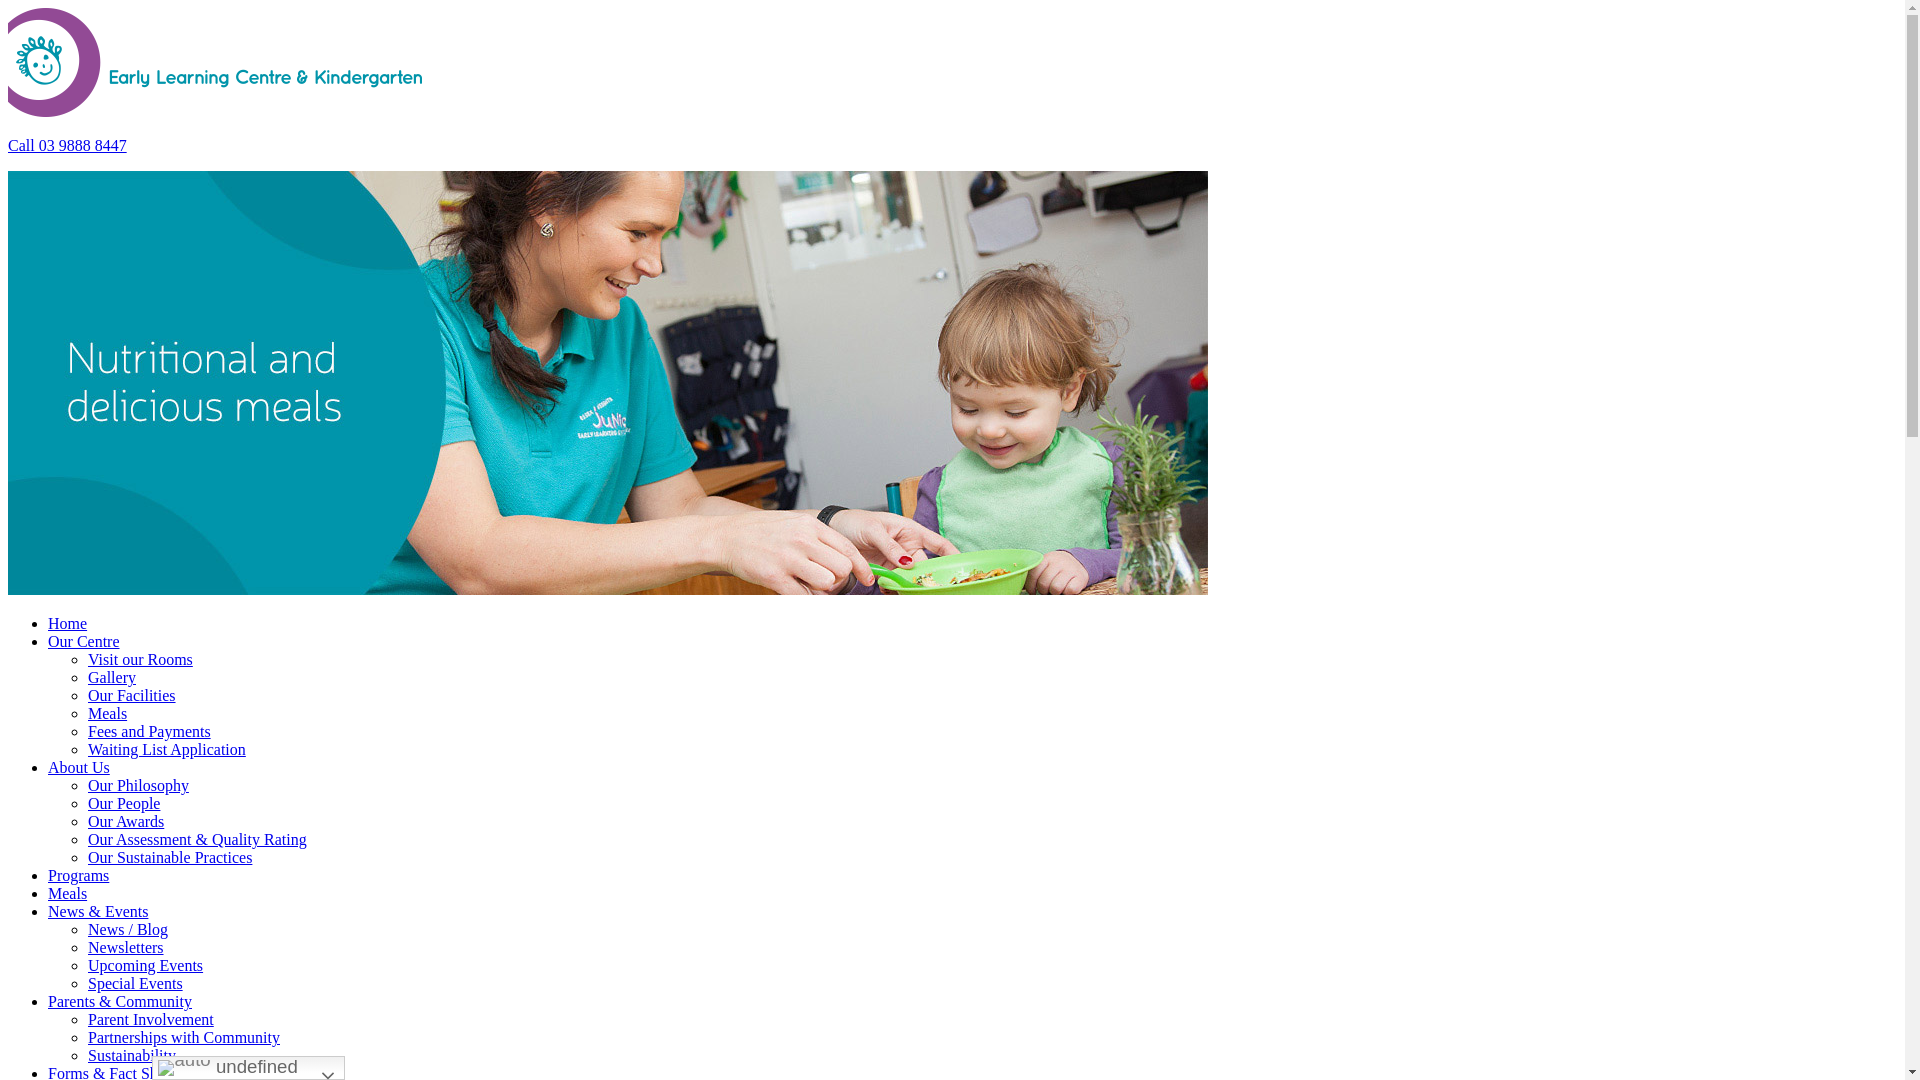  I want to click on 'Waiting List Application', so click(86, 749).